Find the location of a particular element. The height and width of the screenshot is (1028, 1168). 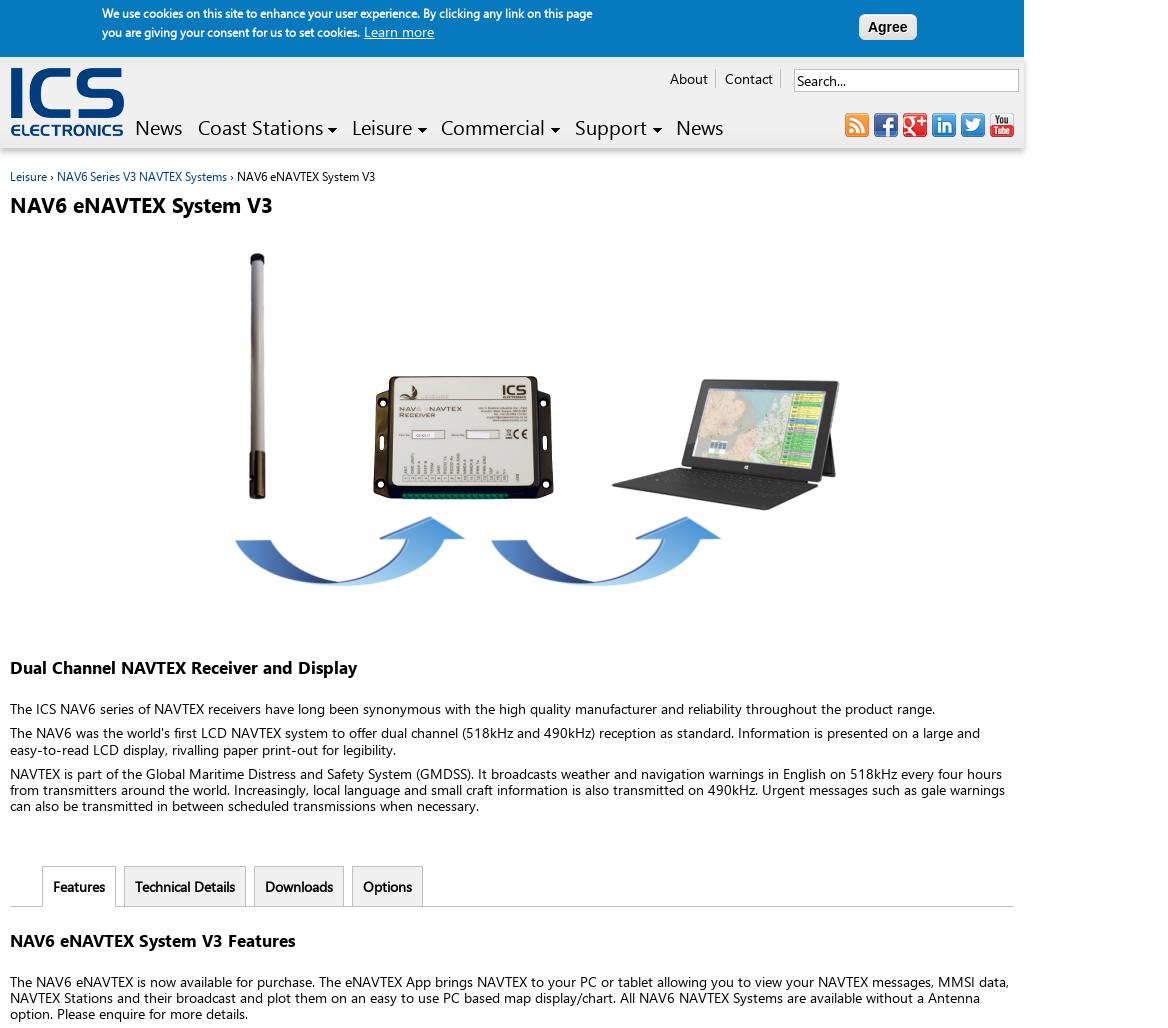

'Learn more' is located at coordinates (397, 30).